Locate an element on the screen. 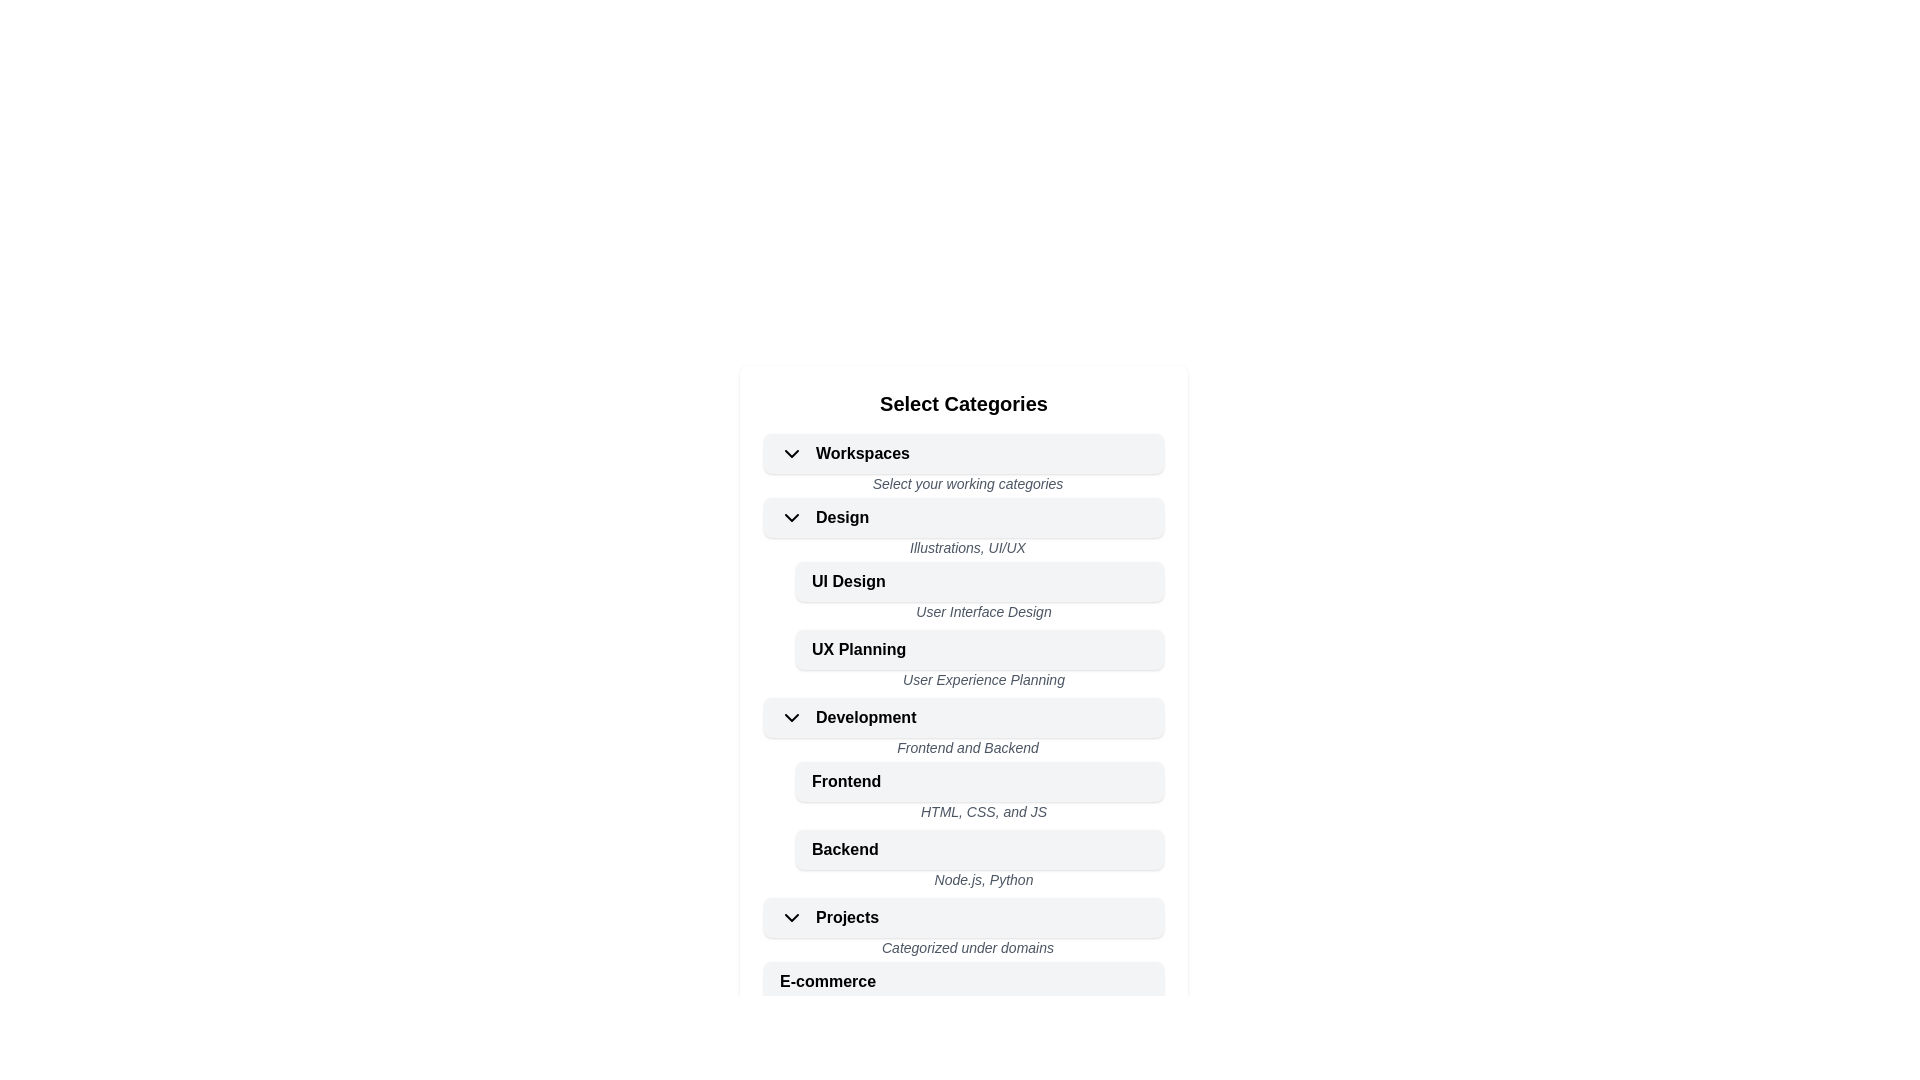 The image size is (1920, 1080). the 'Backend' category button located within the 'Development' section, positioned below 'Frontend' and above 'Node.js, Python' is located at coordinates (845, 849).